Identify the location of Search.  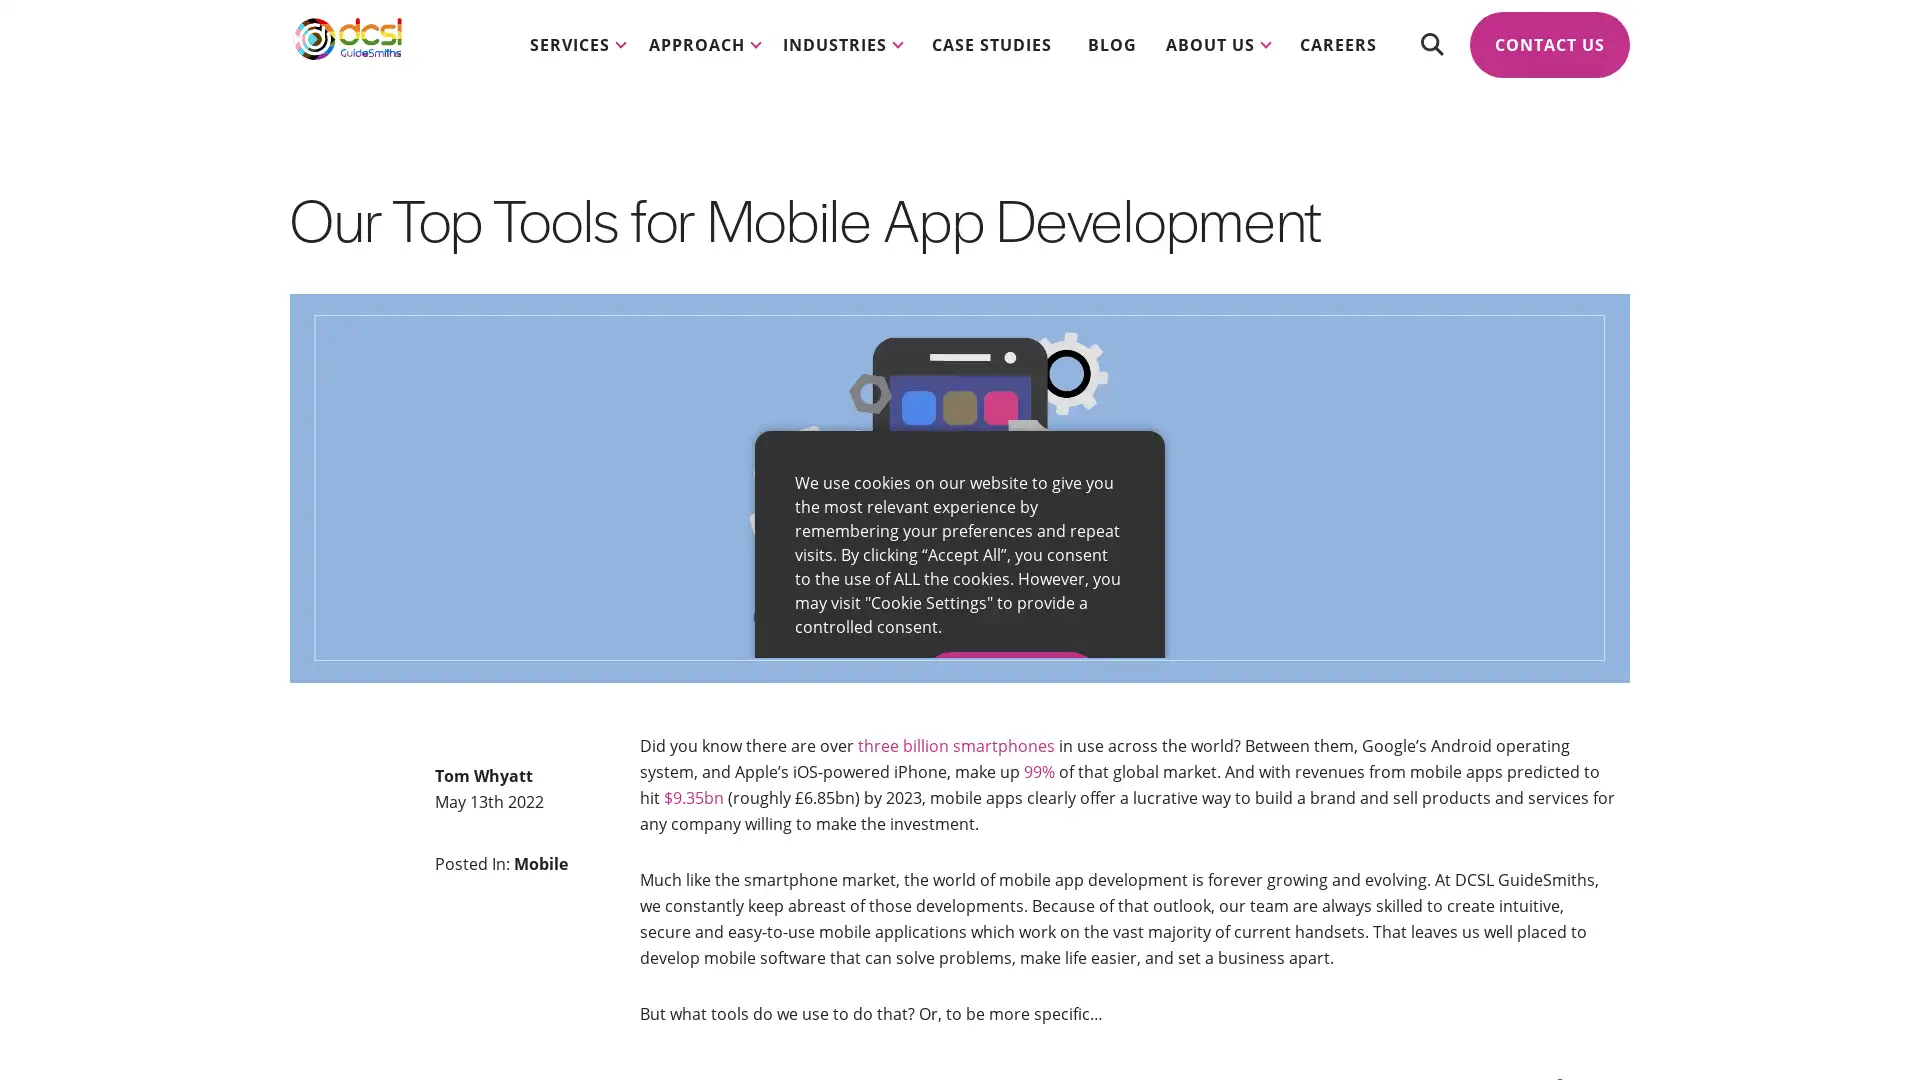
(1430, 60).